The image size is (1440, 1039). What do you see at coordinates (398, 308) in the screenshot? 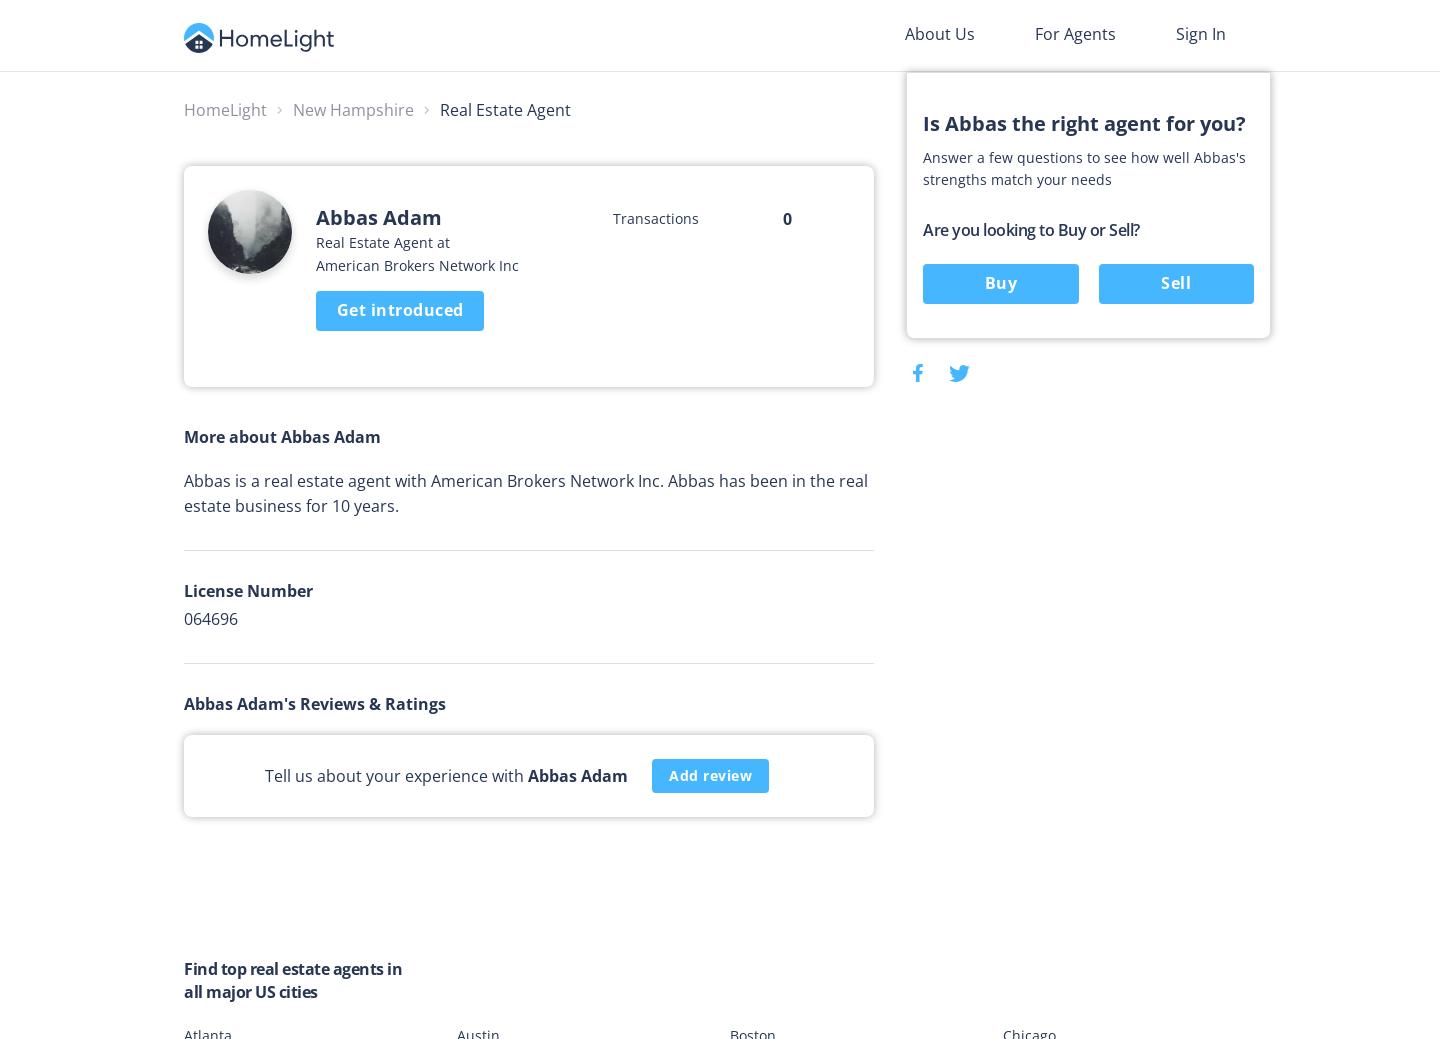
I see `'Get introduced'` at bounding box center [398, 308].